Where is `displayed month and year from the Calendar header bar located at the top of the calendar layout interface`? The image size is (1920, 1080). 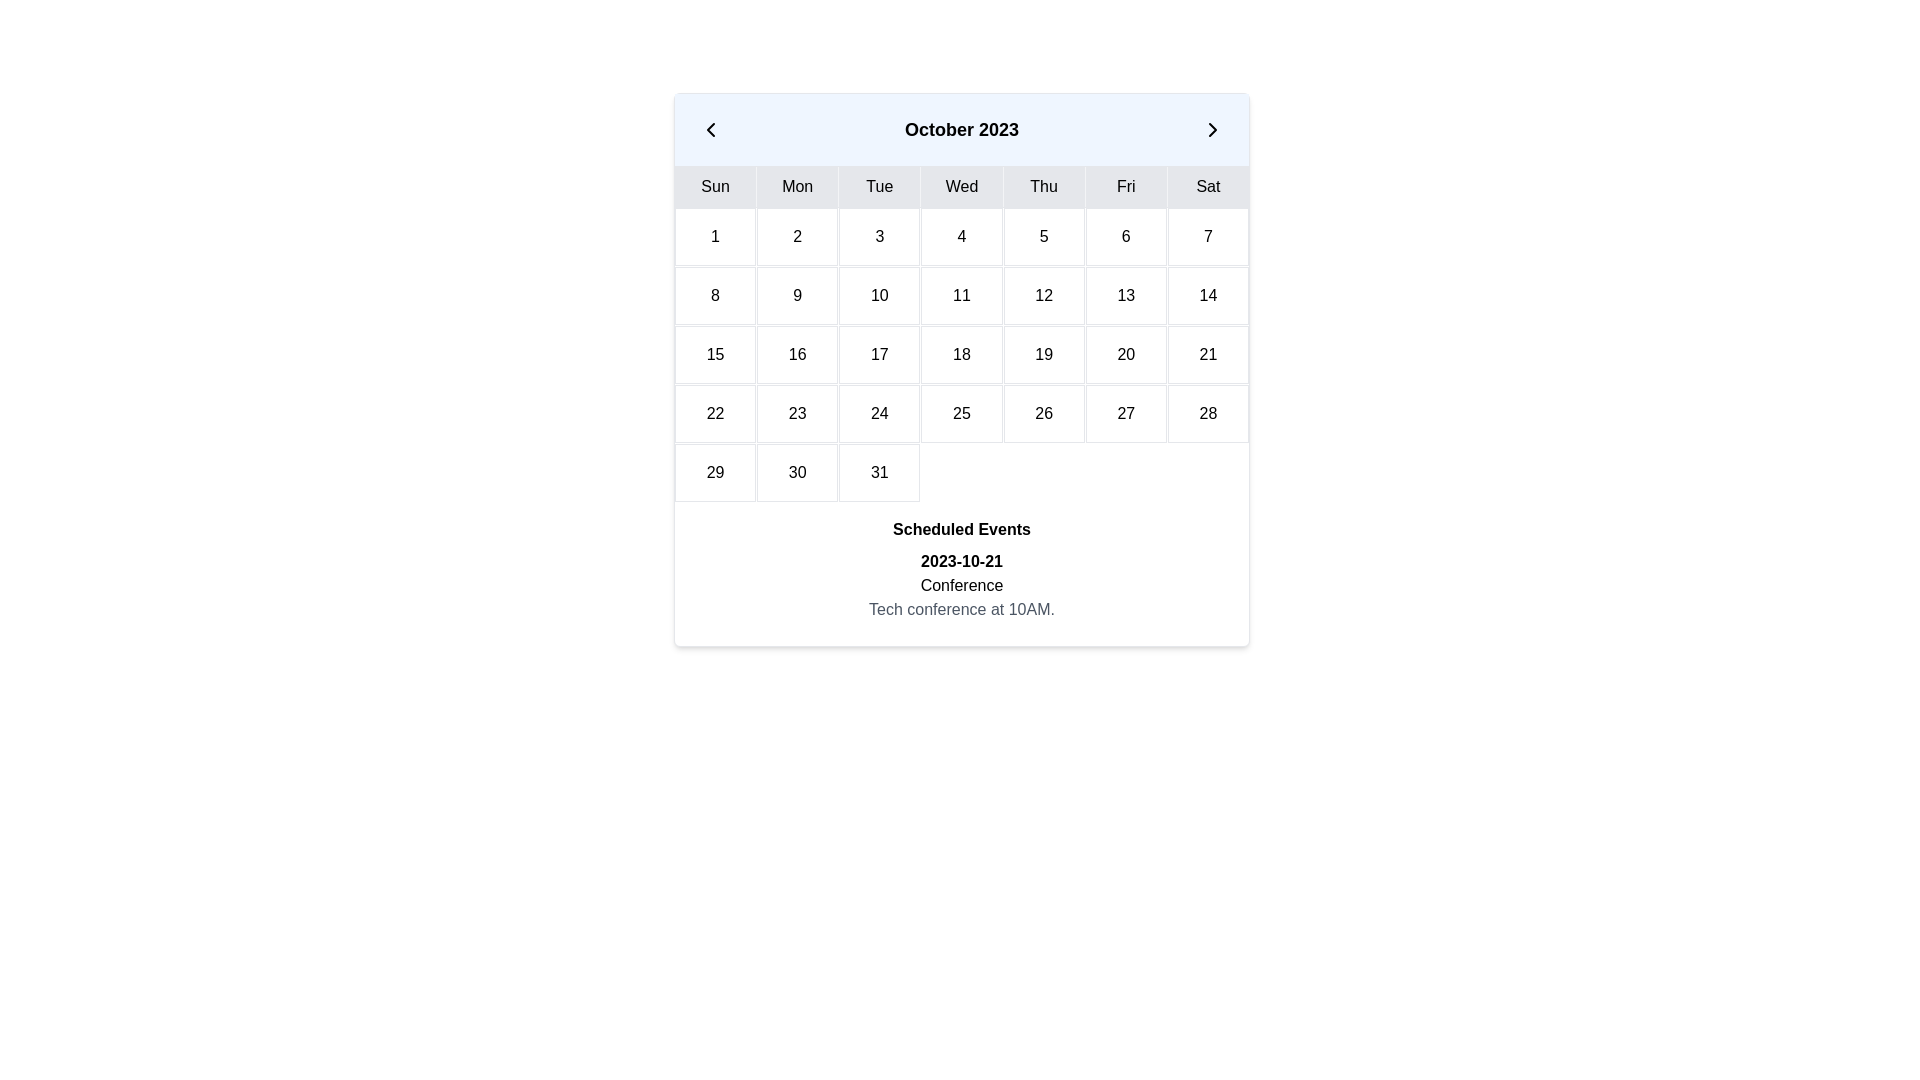
displayed month and year from the Calendar header bar located at the top of the calendar layout interface is located at coordinates (961, 130).